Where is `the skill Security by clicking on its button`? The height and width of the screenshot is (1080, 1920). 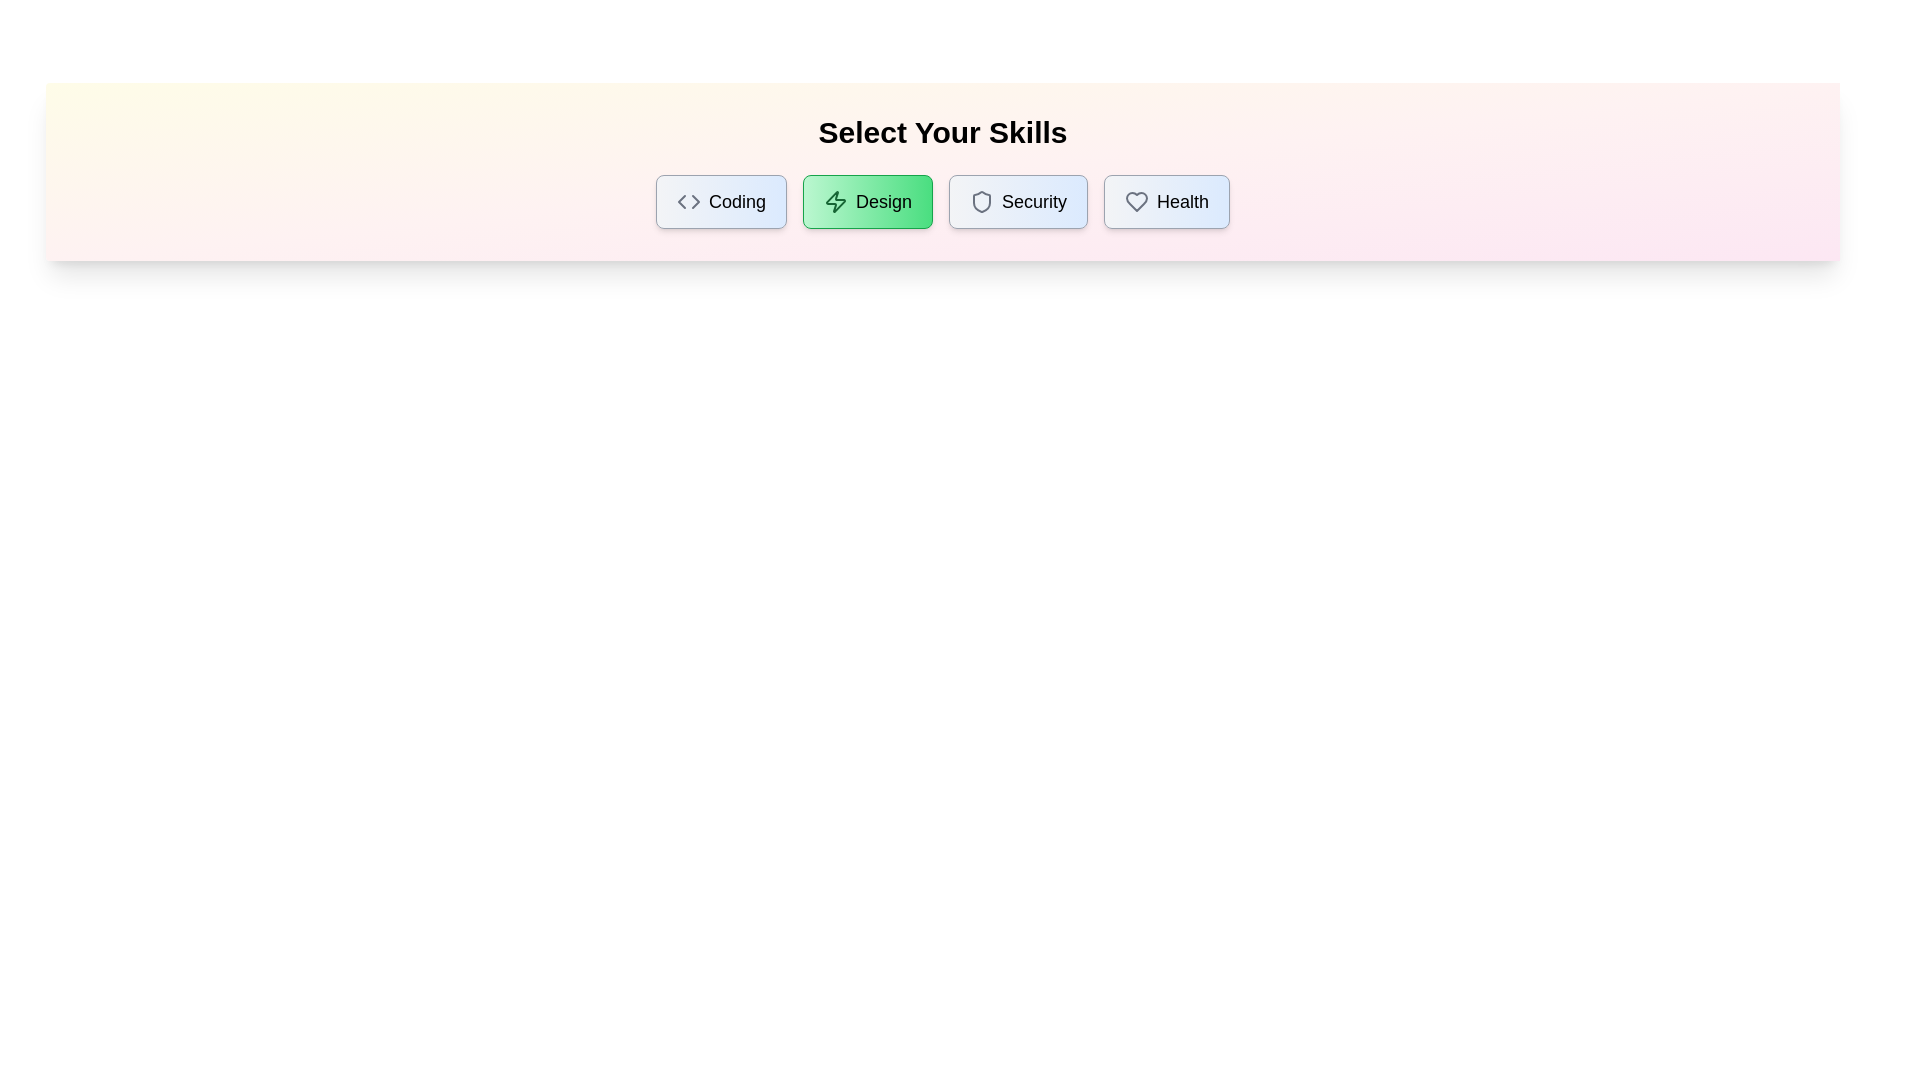
the skill Security by clicking on its button is located at coordinates (1017, 201).